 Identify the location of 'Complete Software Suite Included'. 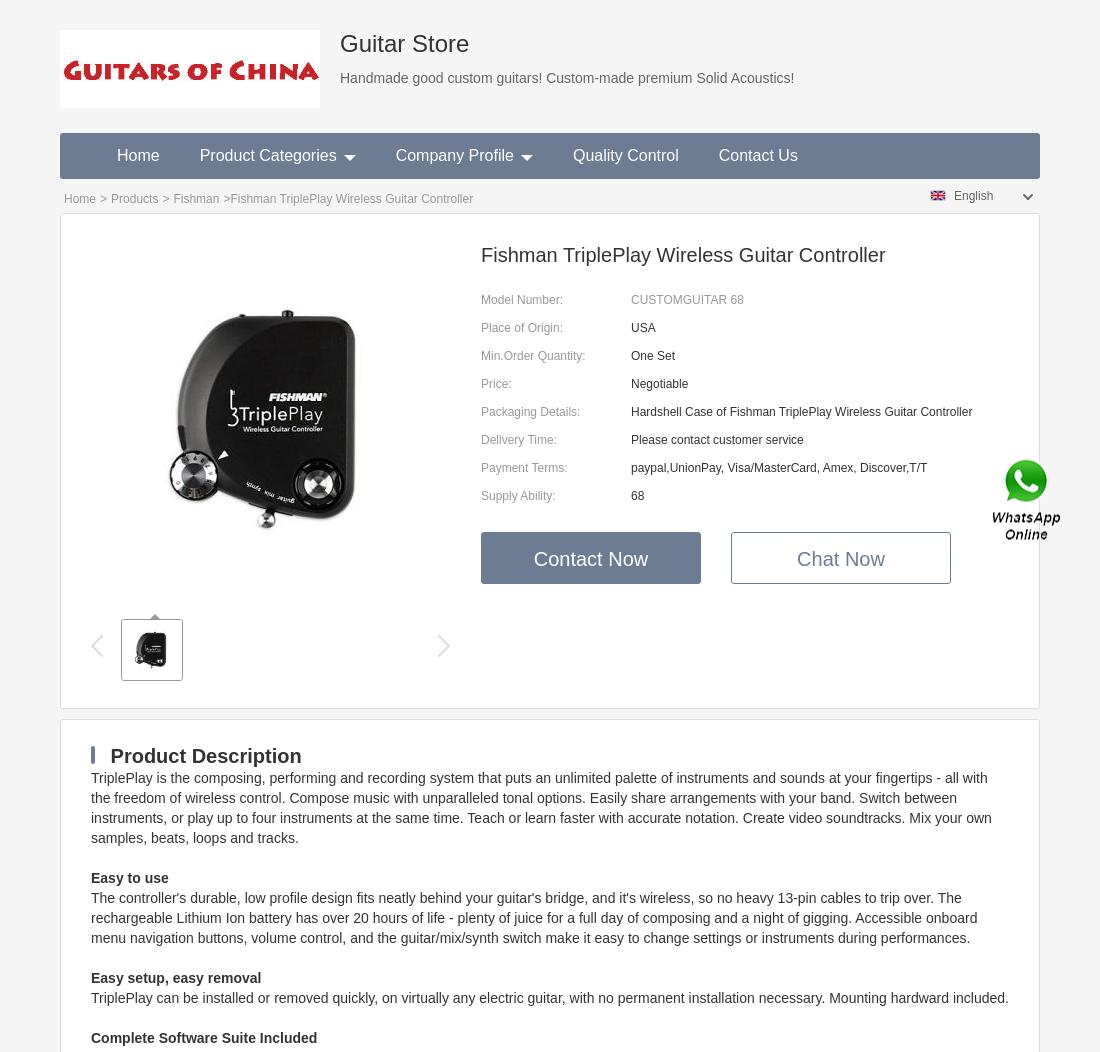
(203, 1037).